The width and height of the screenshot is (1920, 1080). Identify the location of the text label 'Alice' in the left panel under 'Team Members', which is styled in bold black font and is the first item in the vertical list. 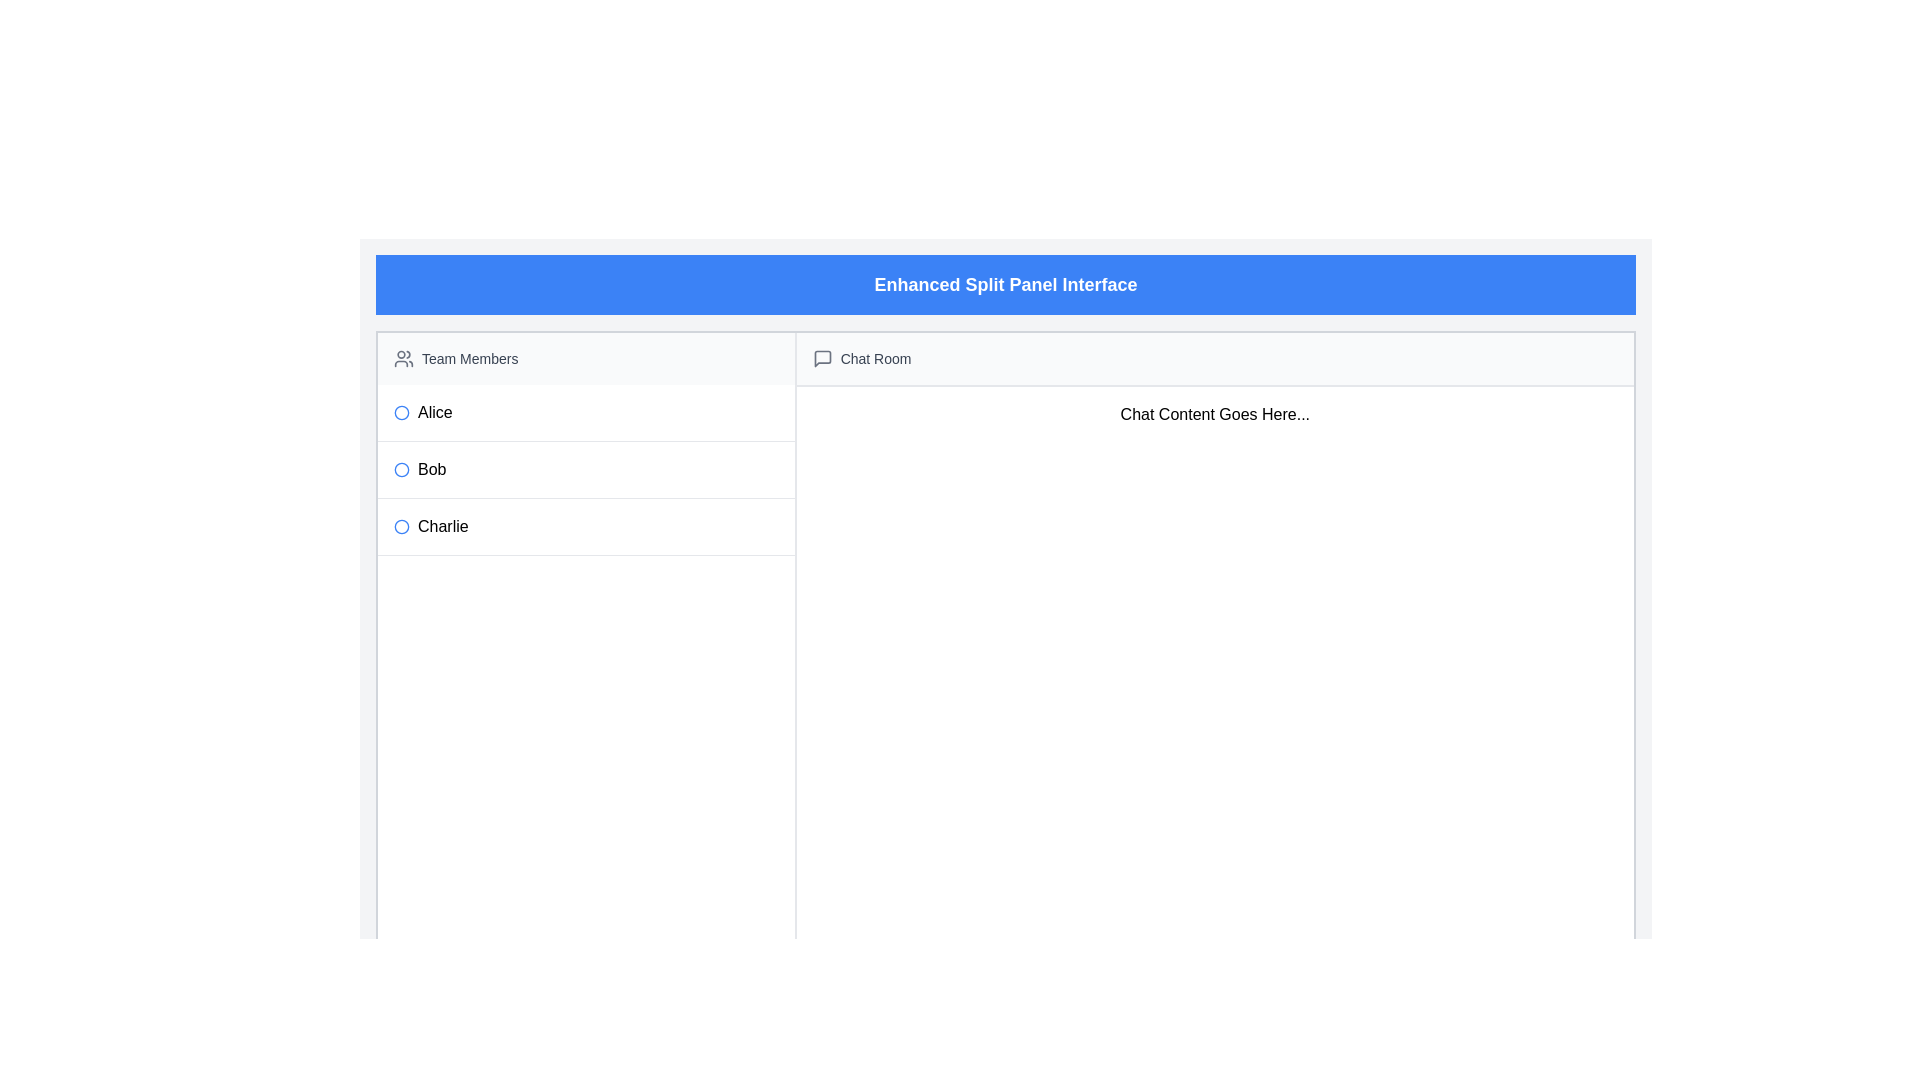
(434, 411).